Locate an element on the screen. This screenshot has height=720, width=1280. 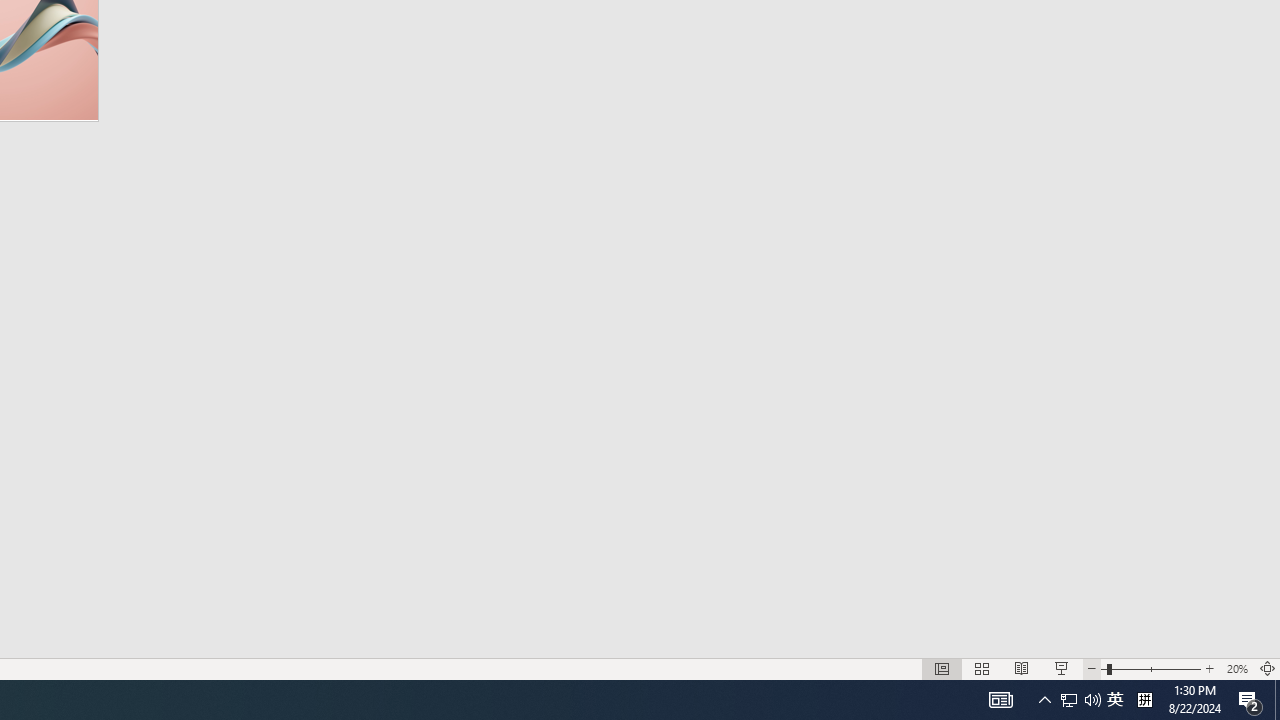
'Zoom 20%' is located at coordinates (1236, 669).